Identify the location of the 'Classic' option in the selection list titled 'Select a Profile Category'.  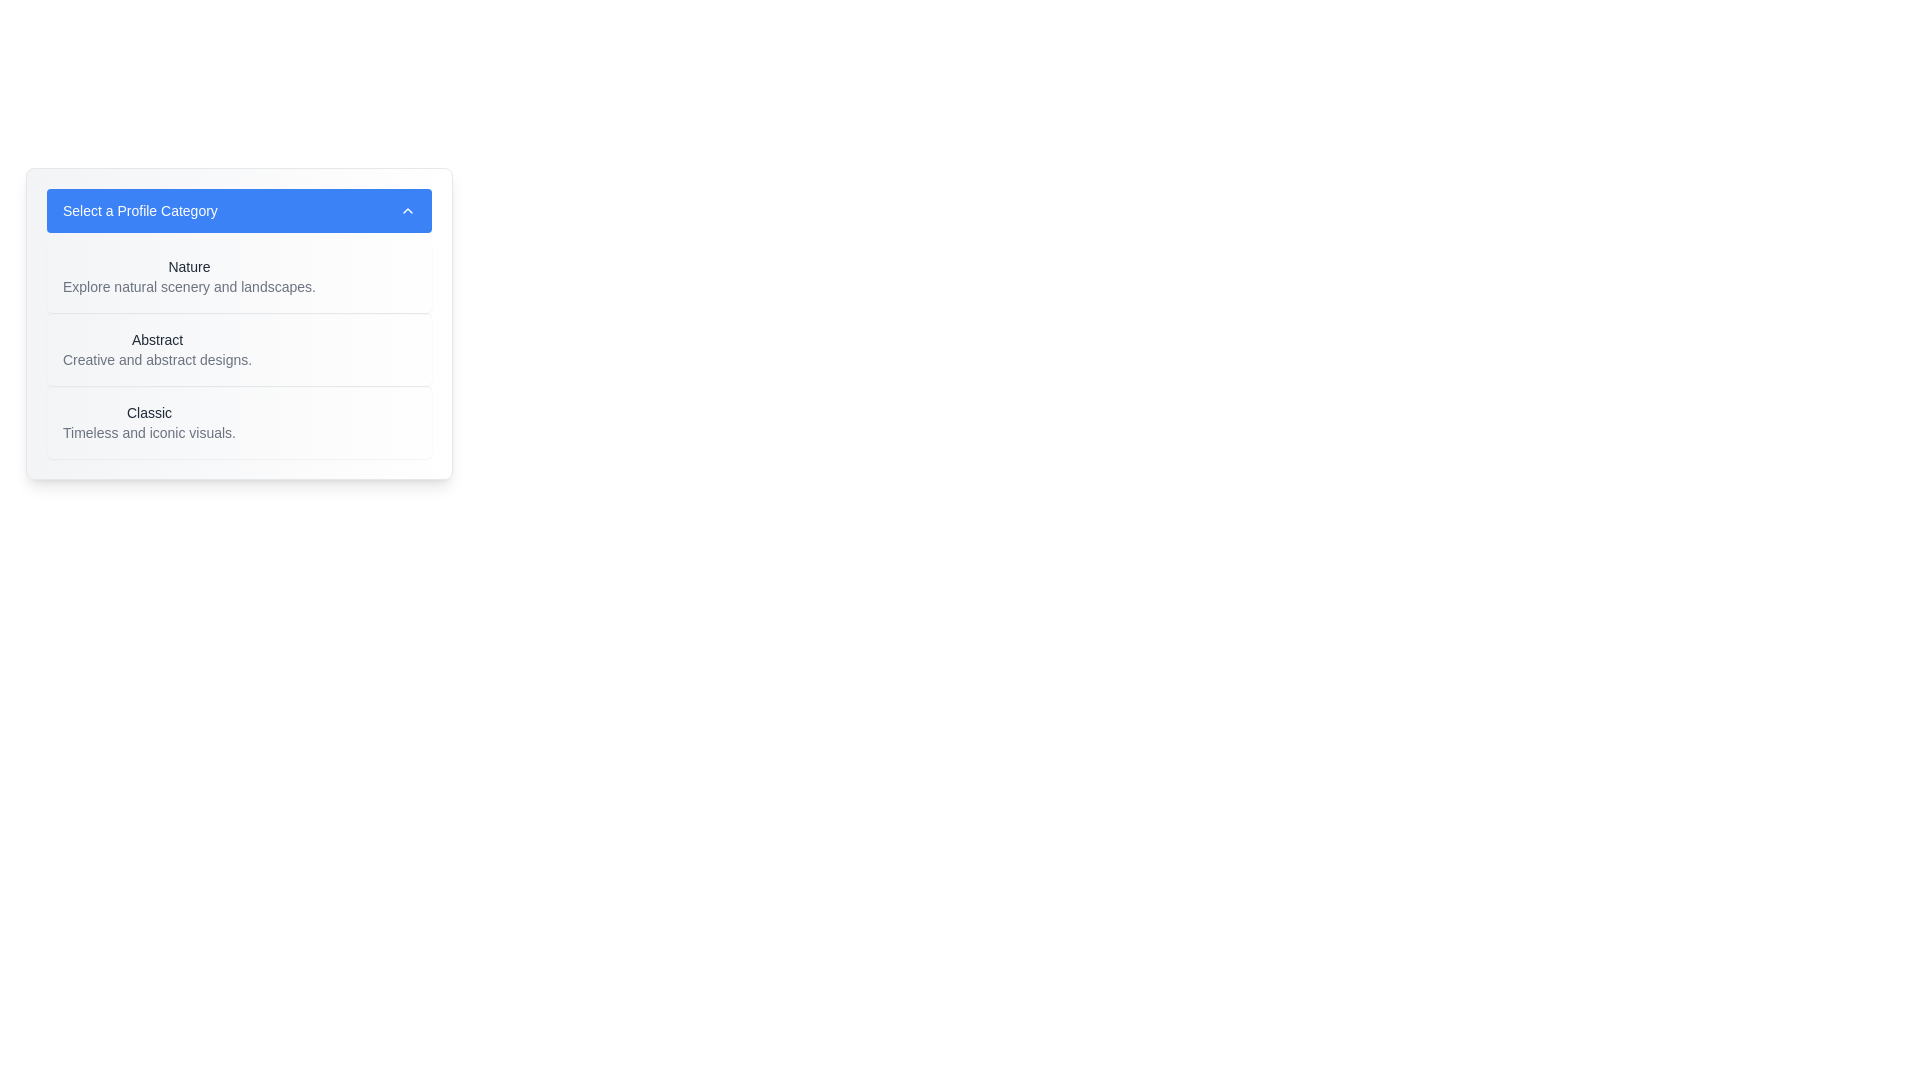
(239, 421).